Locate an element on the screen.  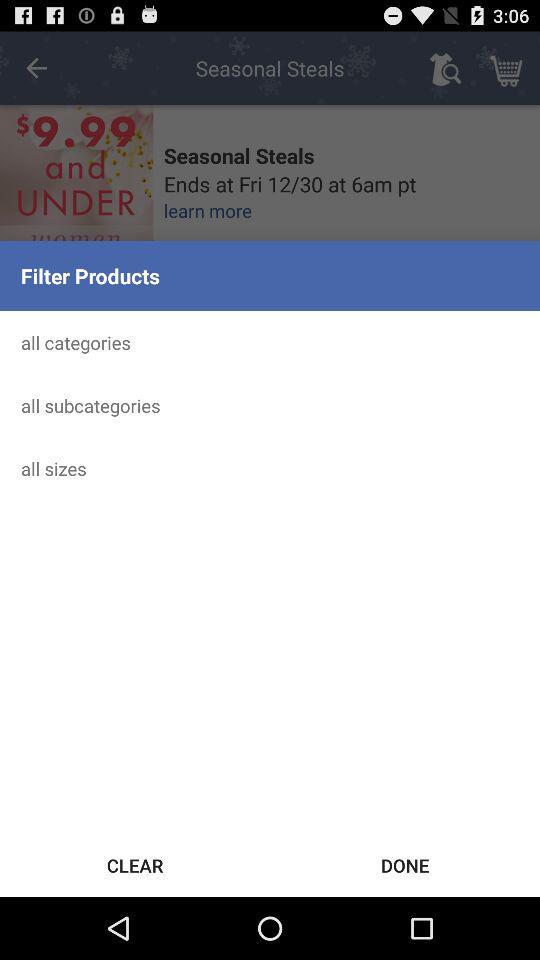
the done is located at coordinates (405, 864).